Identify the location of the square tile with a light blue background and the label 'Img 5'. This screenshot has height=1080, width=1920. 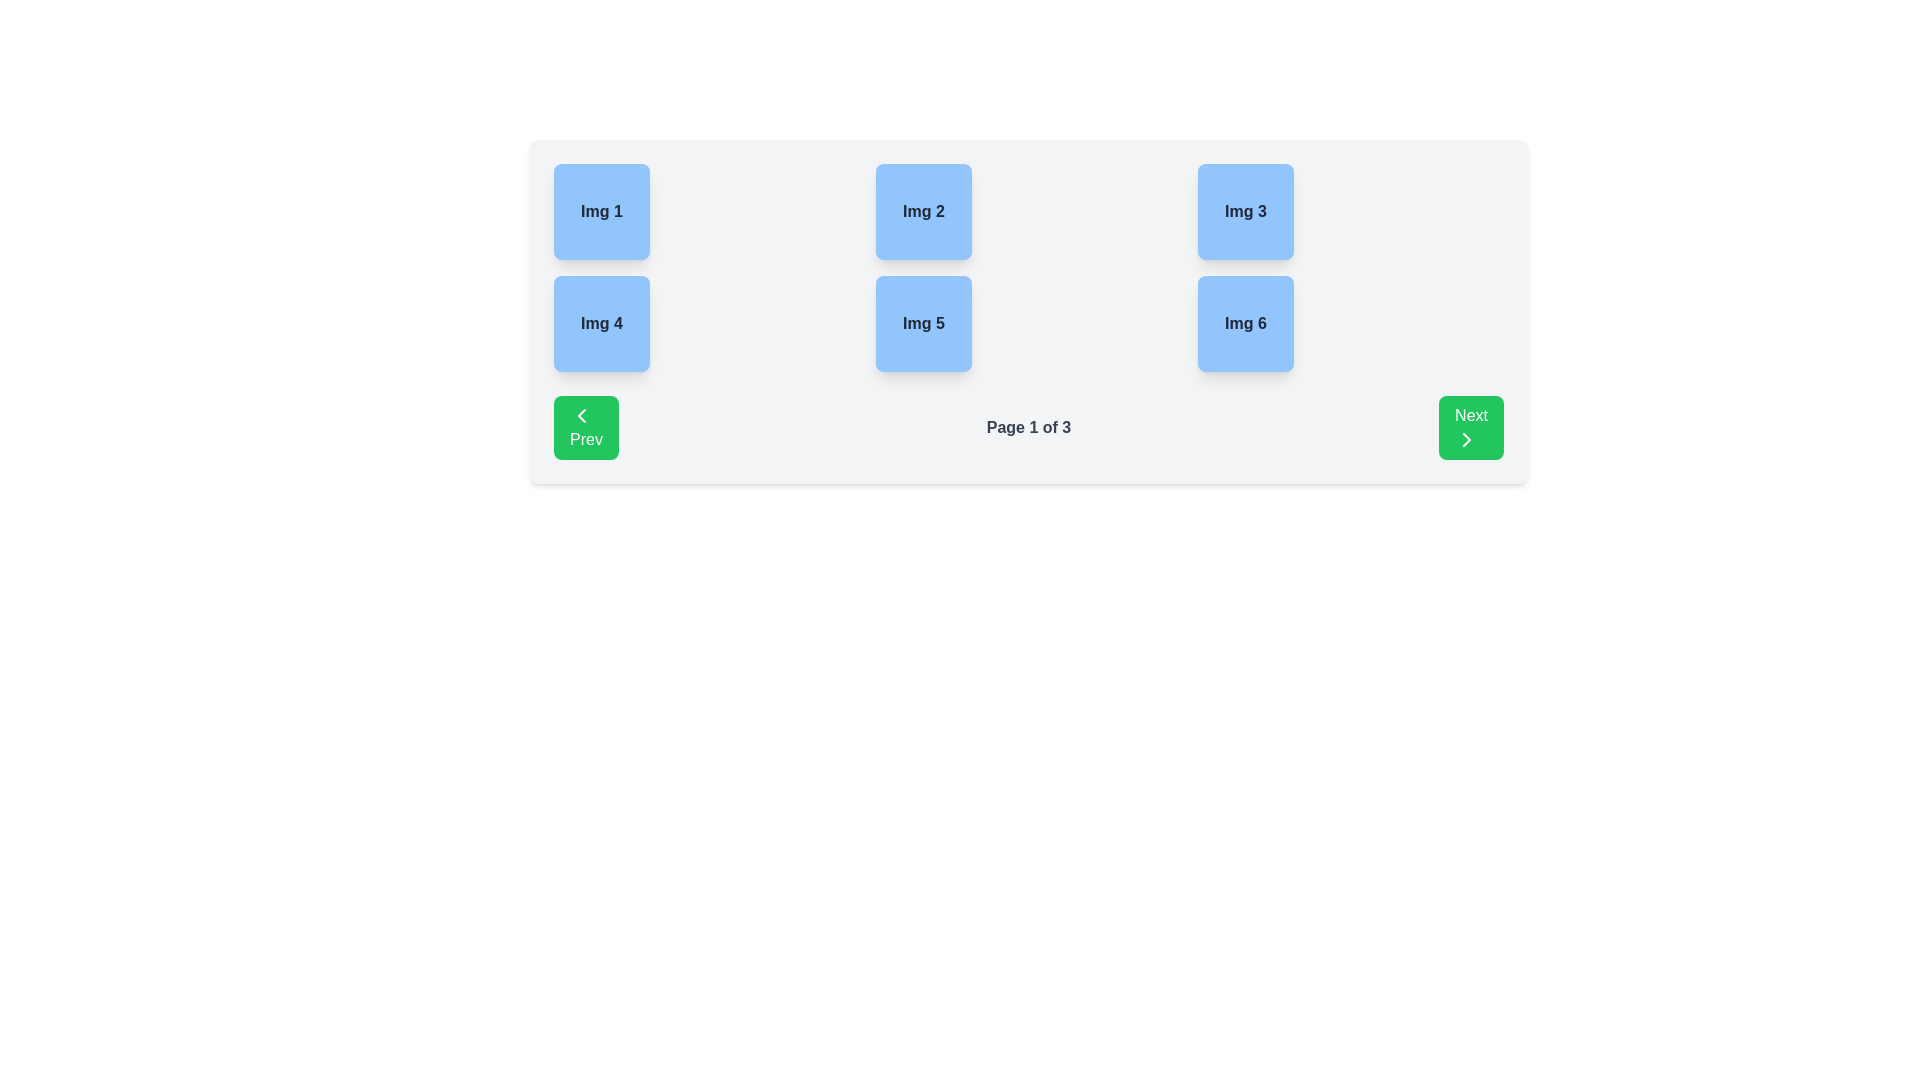
(923, 323).